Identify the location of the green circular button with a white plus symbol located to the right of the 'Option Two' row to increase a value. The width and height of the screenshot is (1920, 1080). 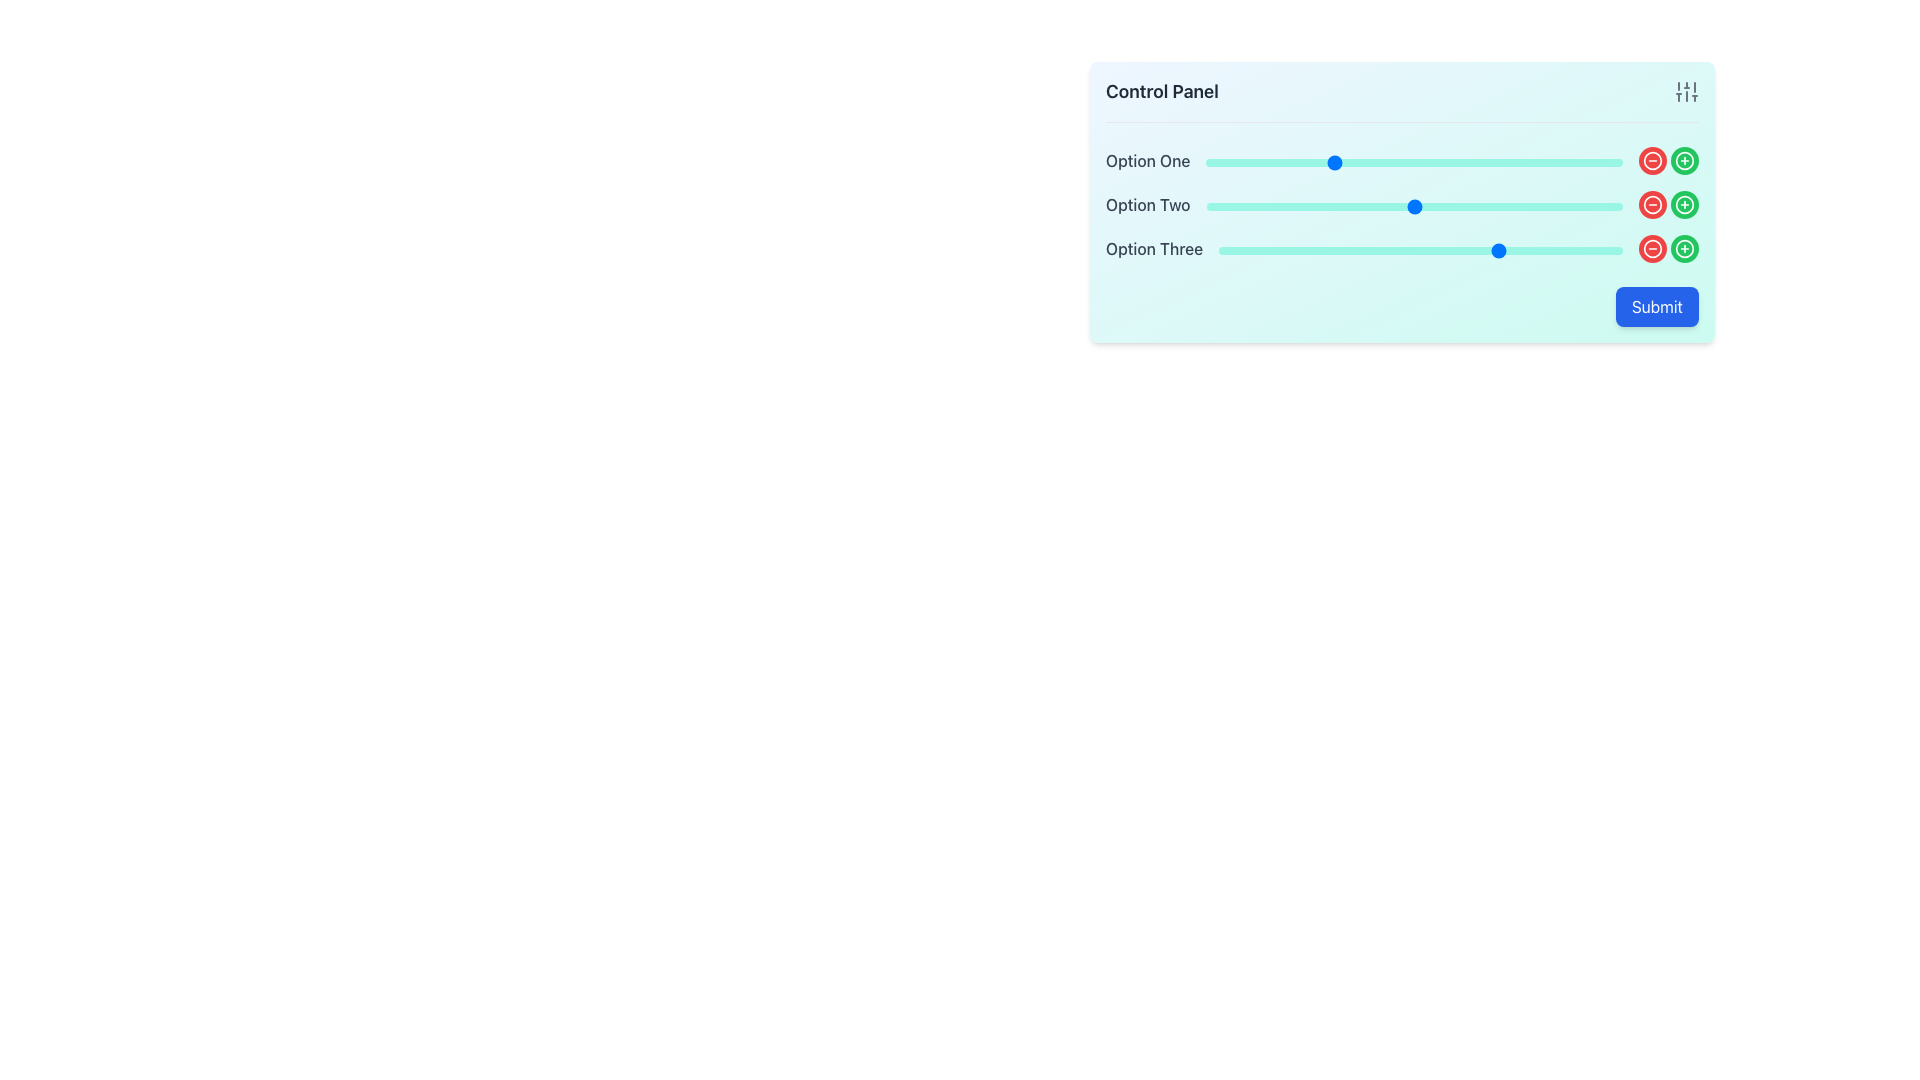
(1669, 204).